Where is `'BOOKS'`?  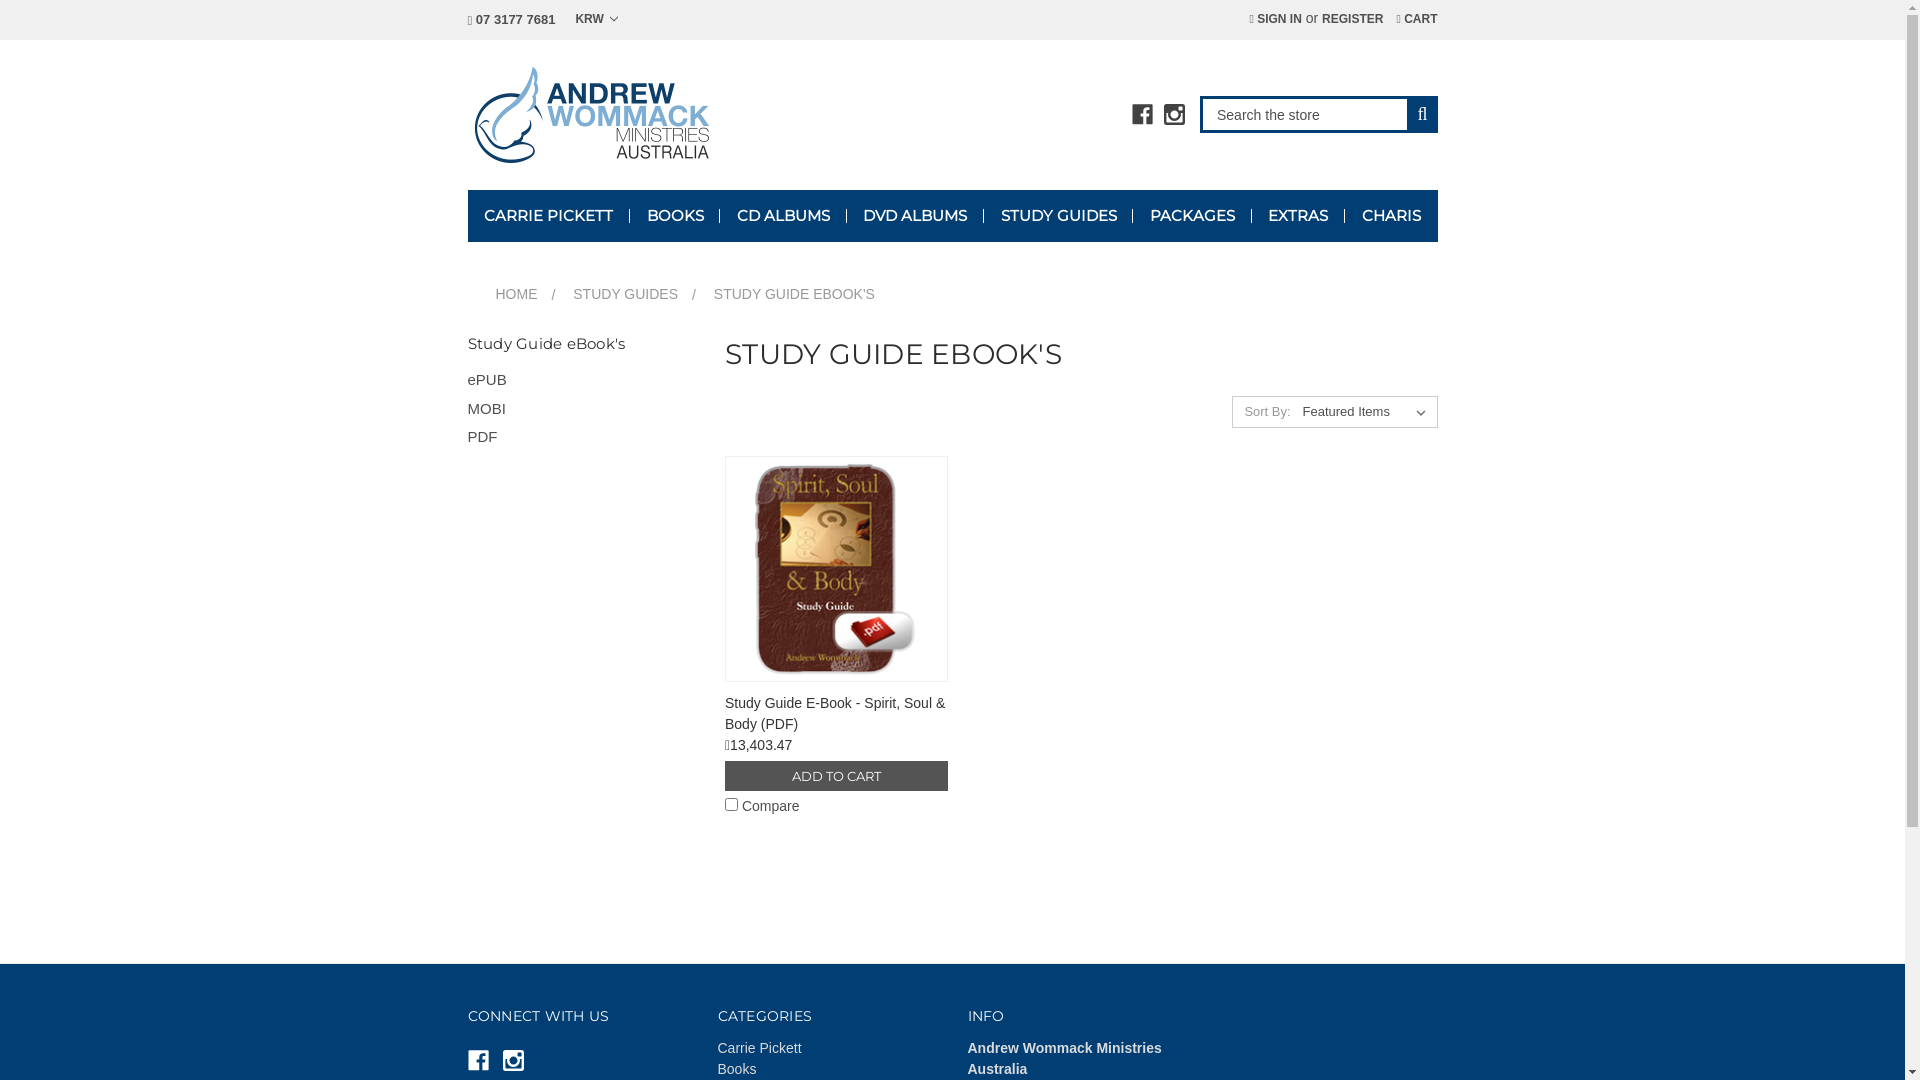 'BOOKS' is located at coordinates (628, 216).